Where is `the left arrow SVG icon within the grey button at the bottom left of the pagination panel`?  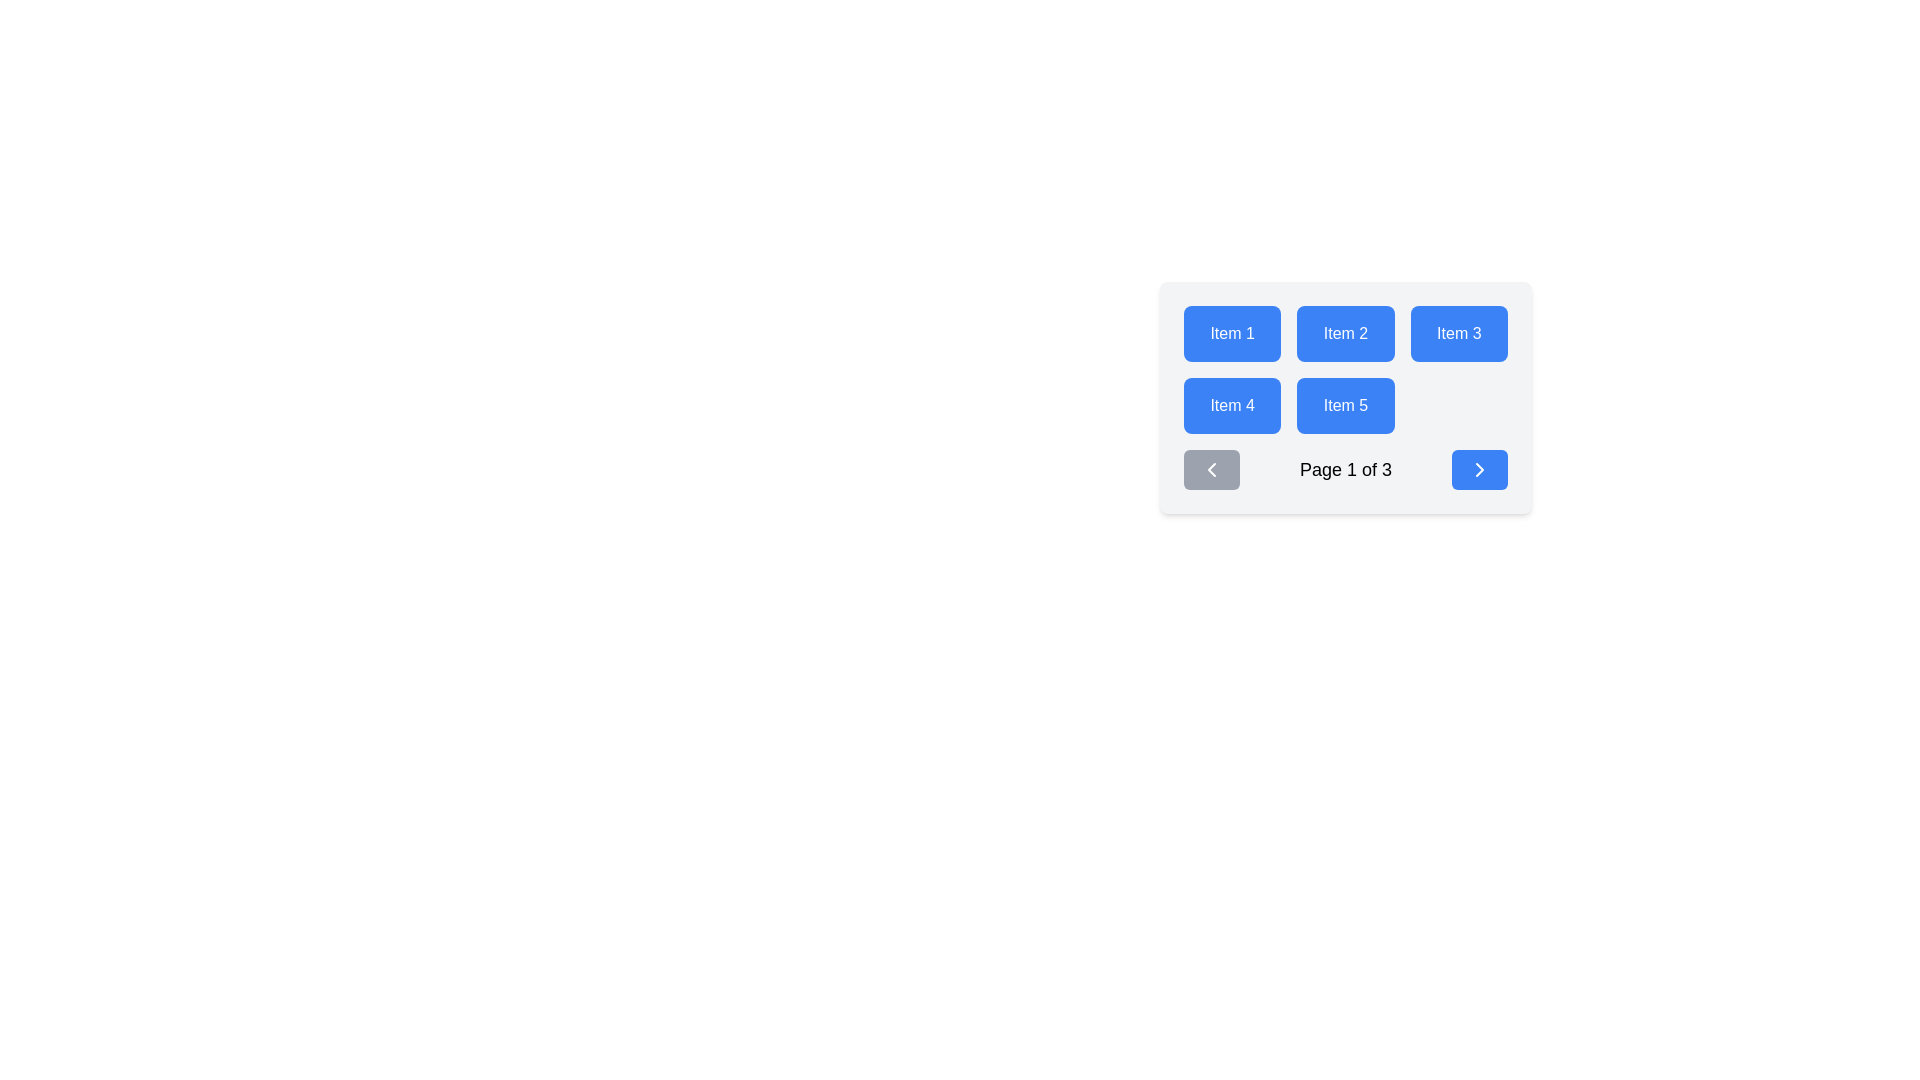 the left arrow SVG icon within the grey button at the bottom left of the pagination panel is located at coordinates (1210, 470).